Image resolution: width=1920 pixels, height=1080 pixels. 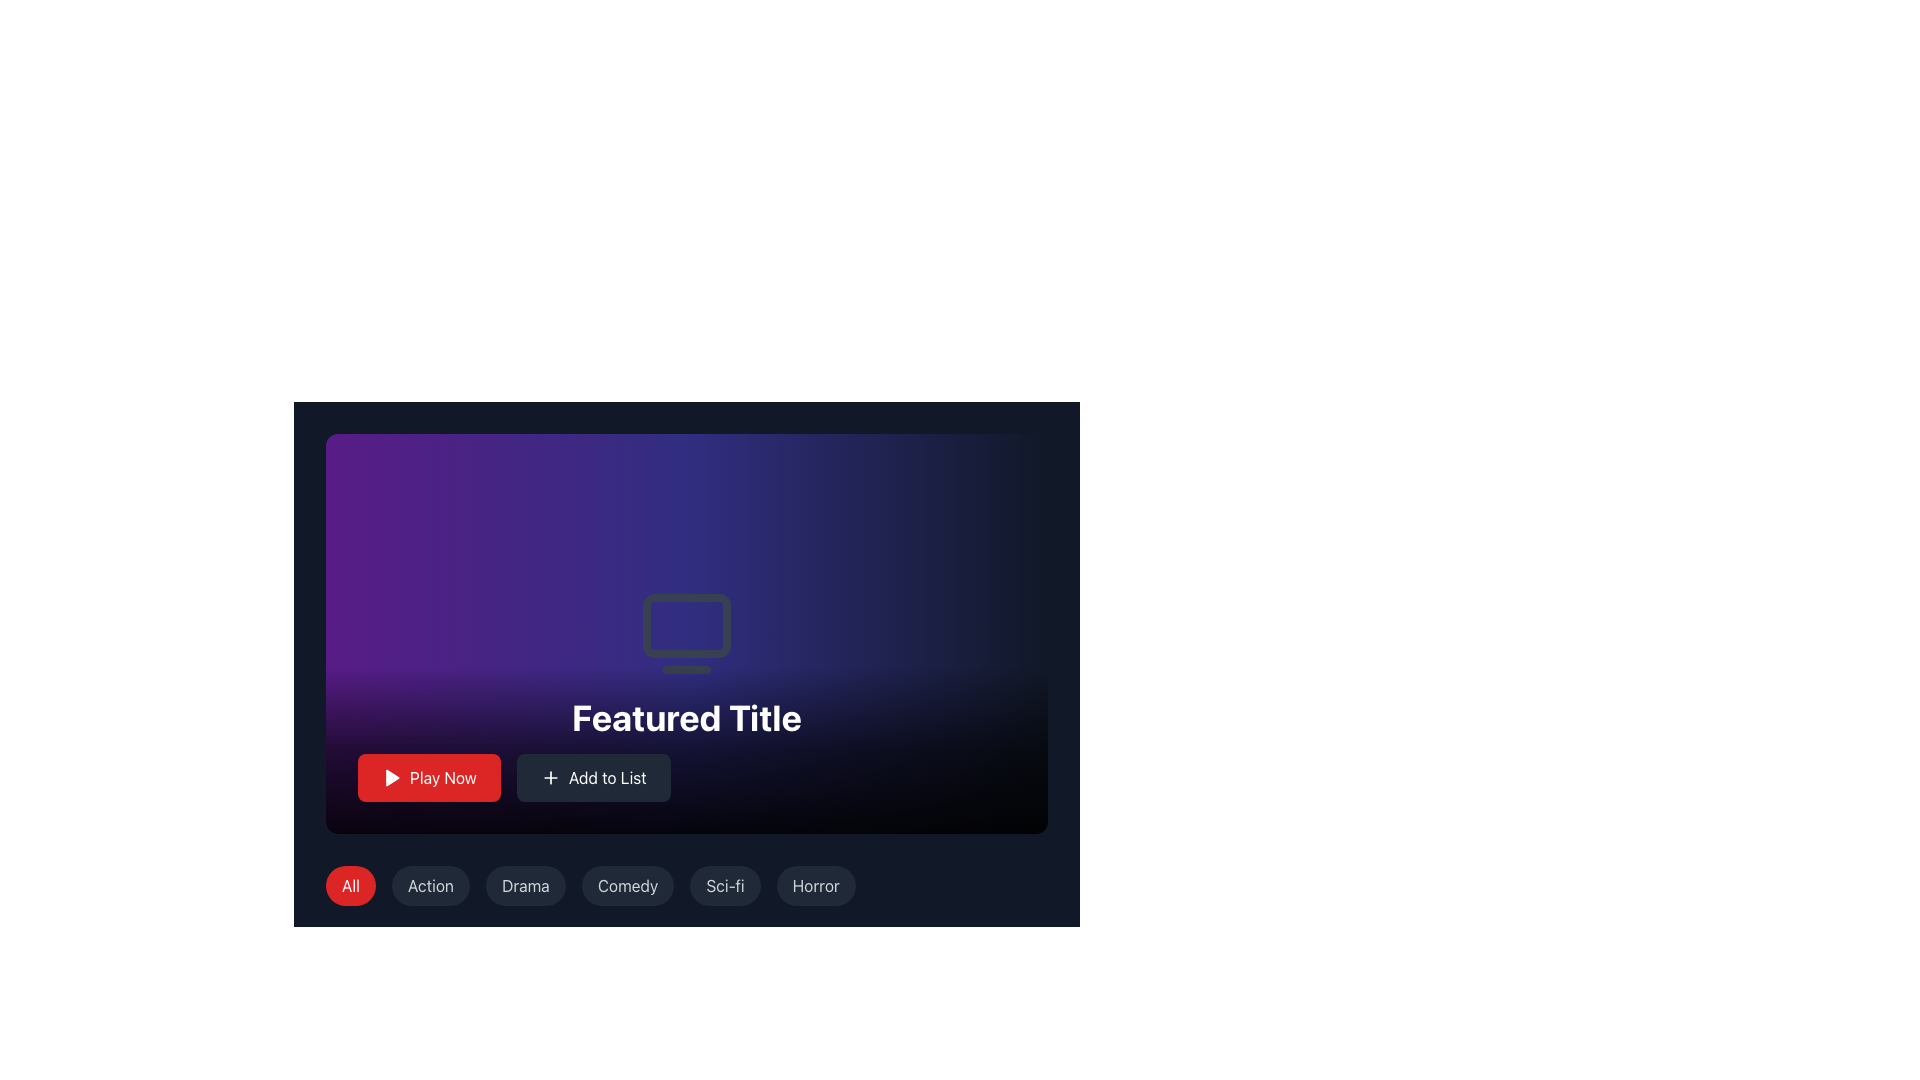 What do you see at coordinates (430, 885) in the screenshot?
I see `the filter button that selects the 'Action' category, located as the second button from the left in a horizontal list near the bottom of the interface` at bounding box center [430, 885].